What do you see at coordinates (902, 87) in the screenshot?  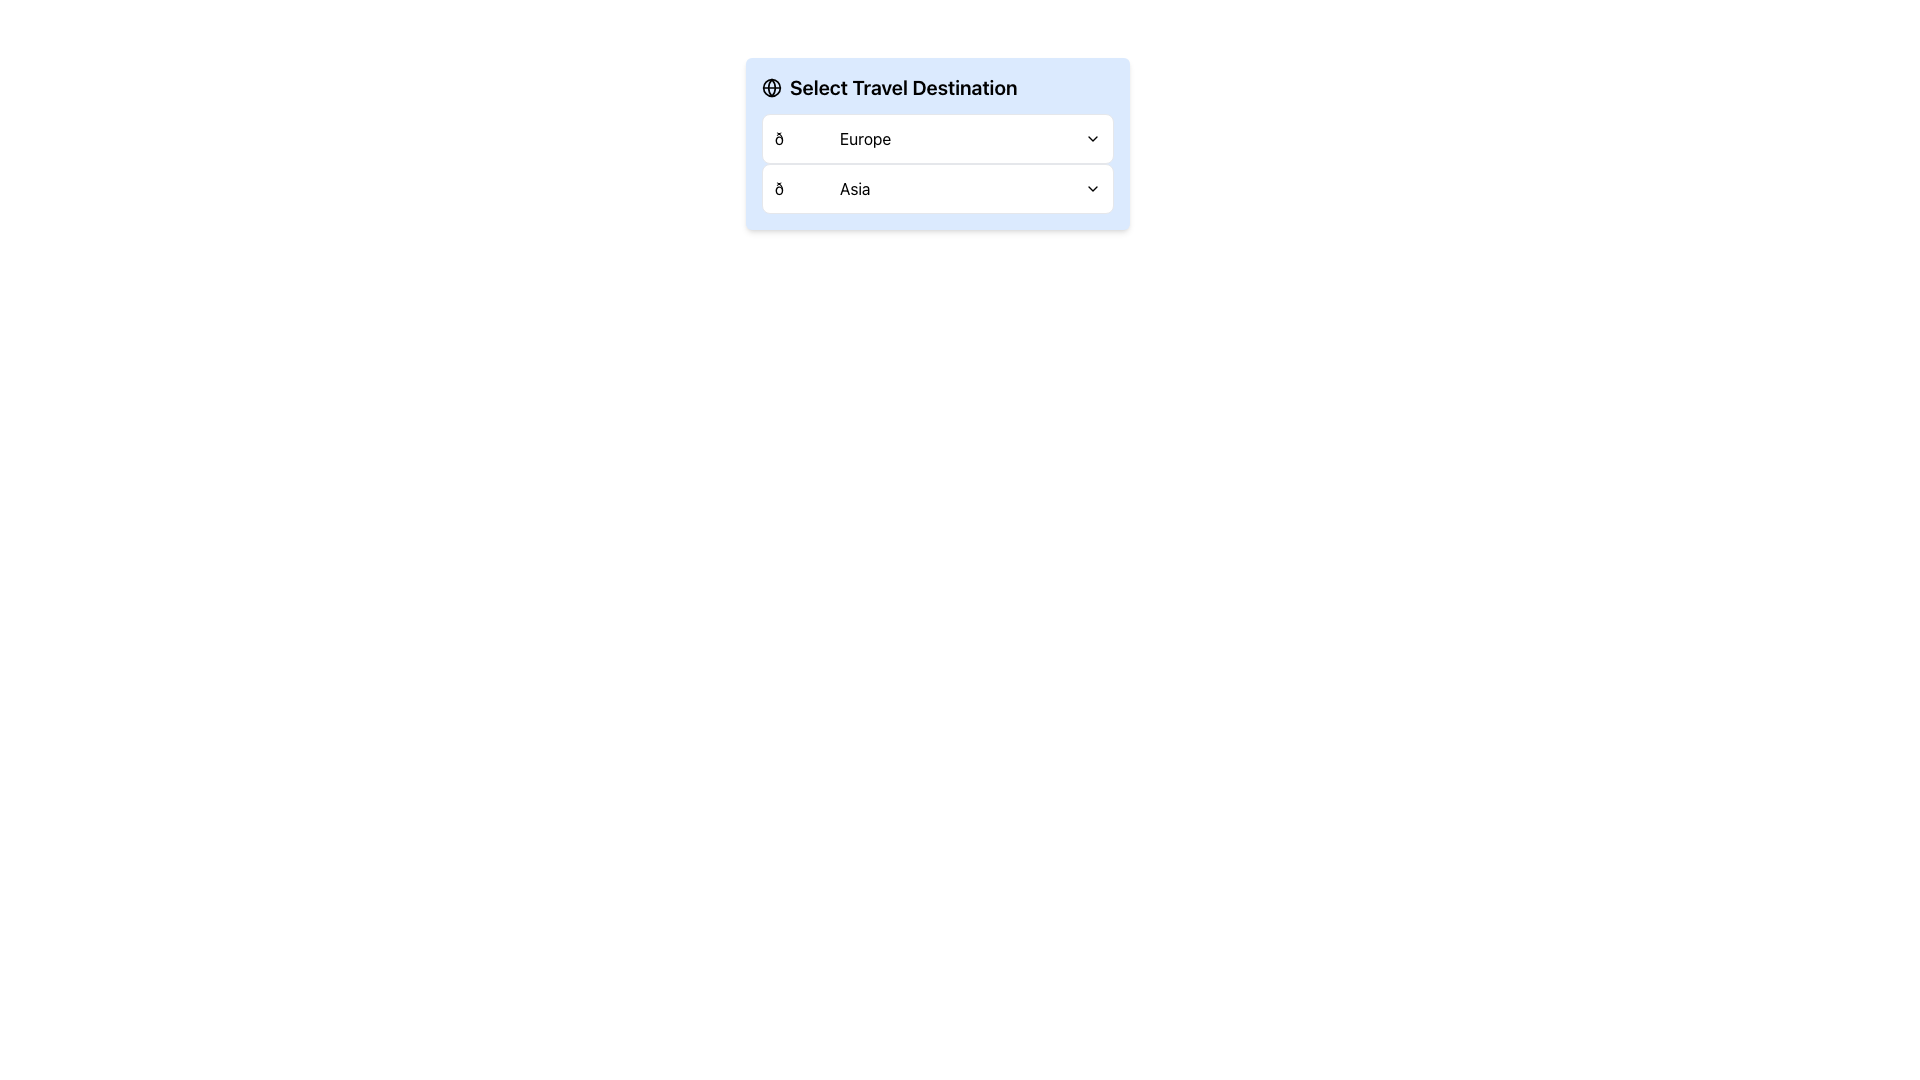 I see `the header text 'Select Travel Destination', which is styled in bold and larger text size, located at the center of the top header, adjacent to a globe icon` at bounding box center [902, 87].